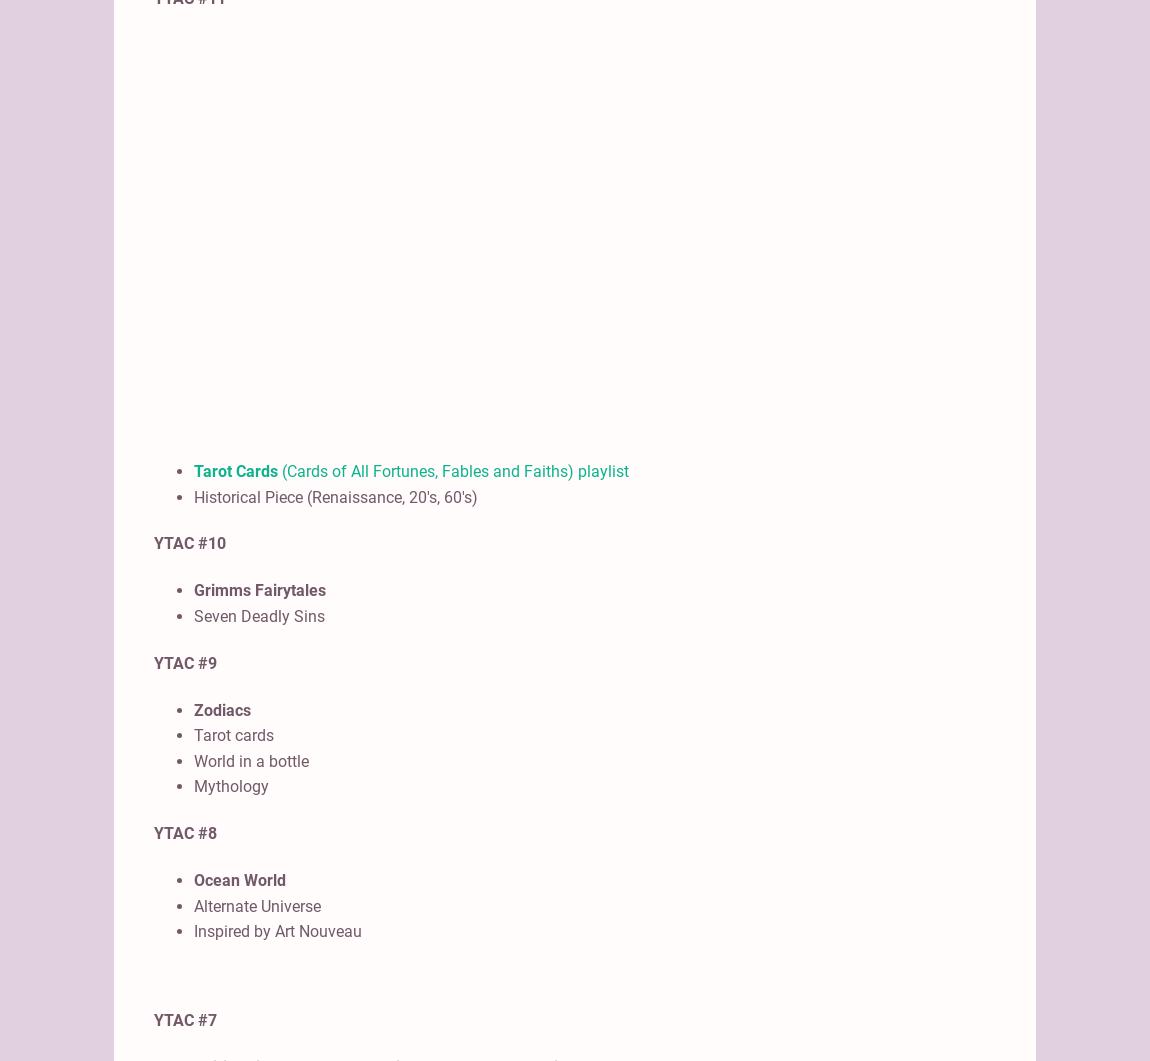 Image resolution: width=1150 pixels, height=1061 pixels. What do you see at coordinates (152, 661) in the screenshot?
I see `'YTAC #9'` at bounding box center [152, 661].